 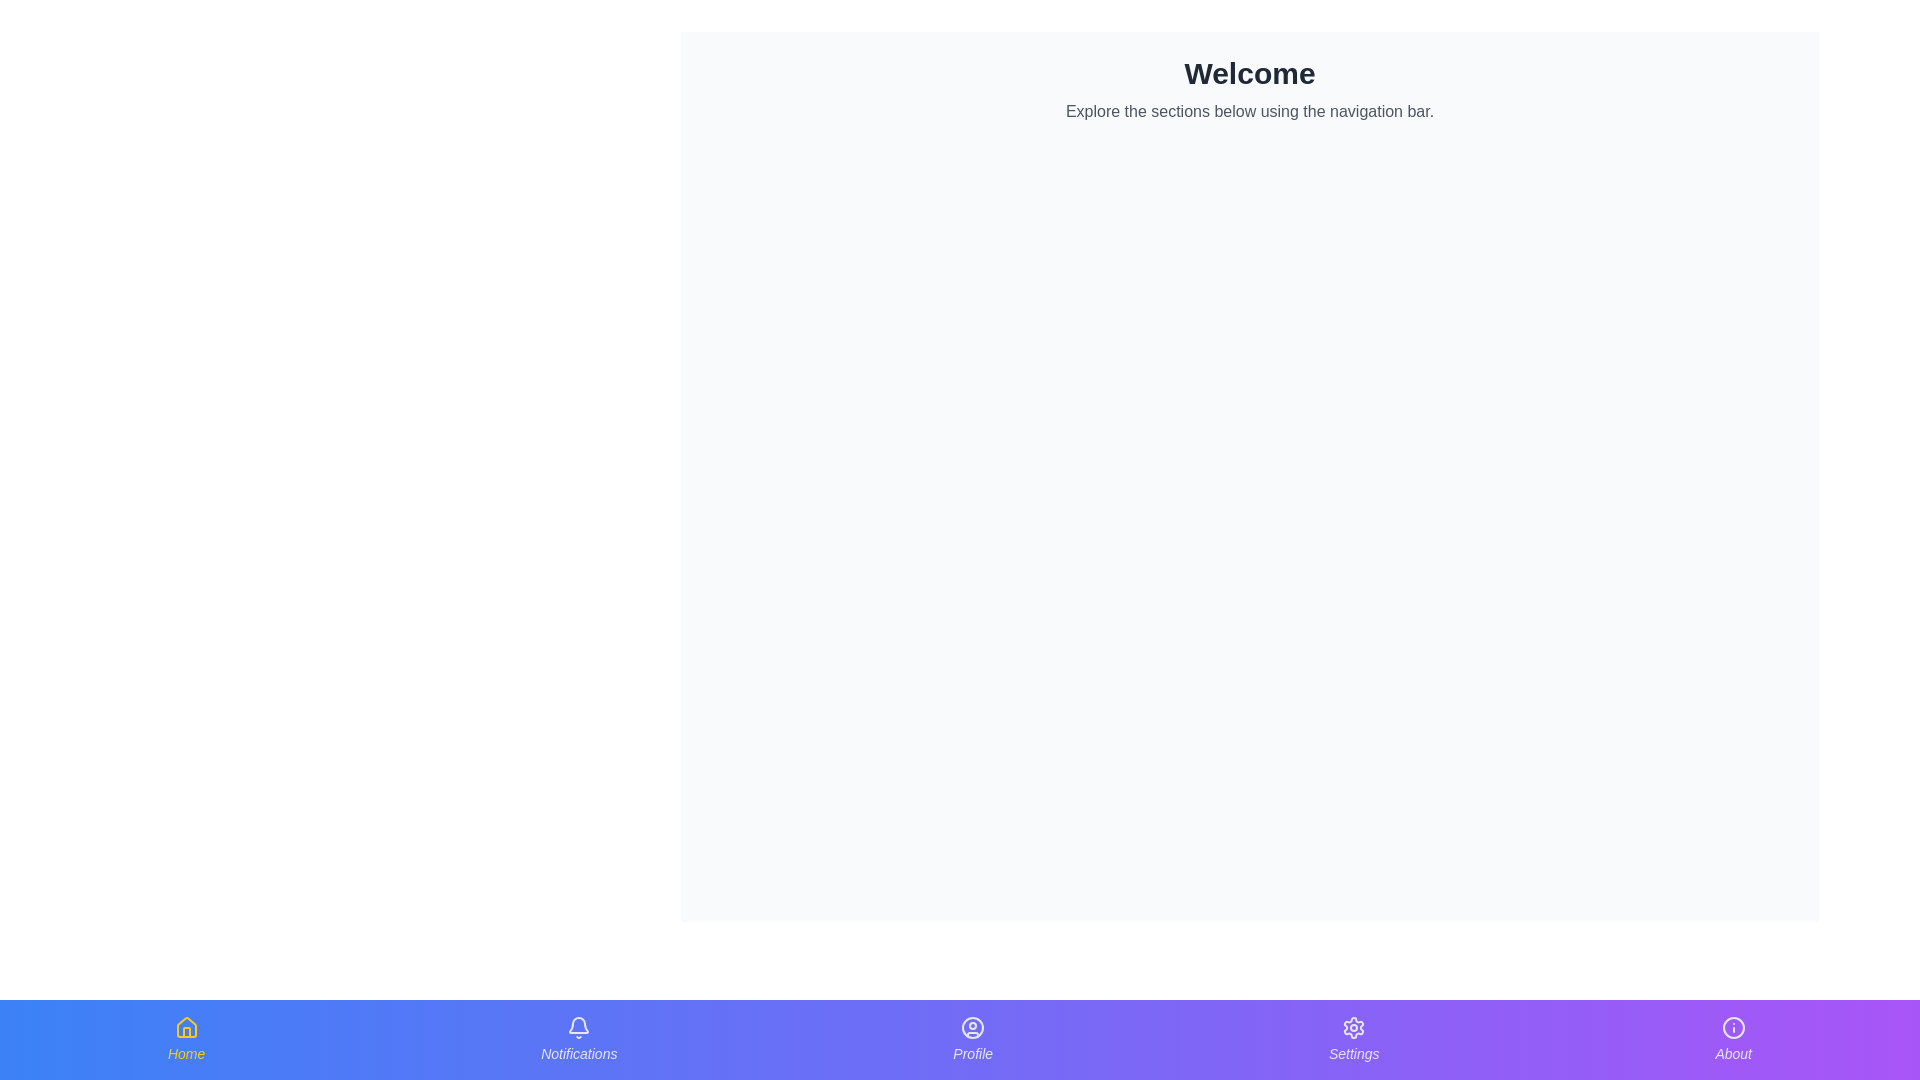 What do you see at coordinates (186, 1027) in the screenshot?
I see `the topmost part of the home icon in the bottom navigation bar, which is represented by the outer outline of the house roof` at bounding box center [186, 1027].